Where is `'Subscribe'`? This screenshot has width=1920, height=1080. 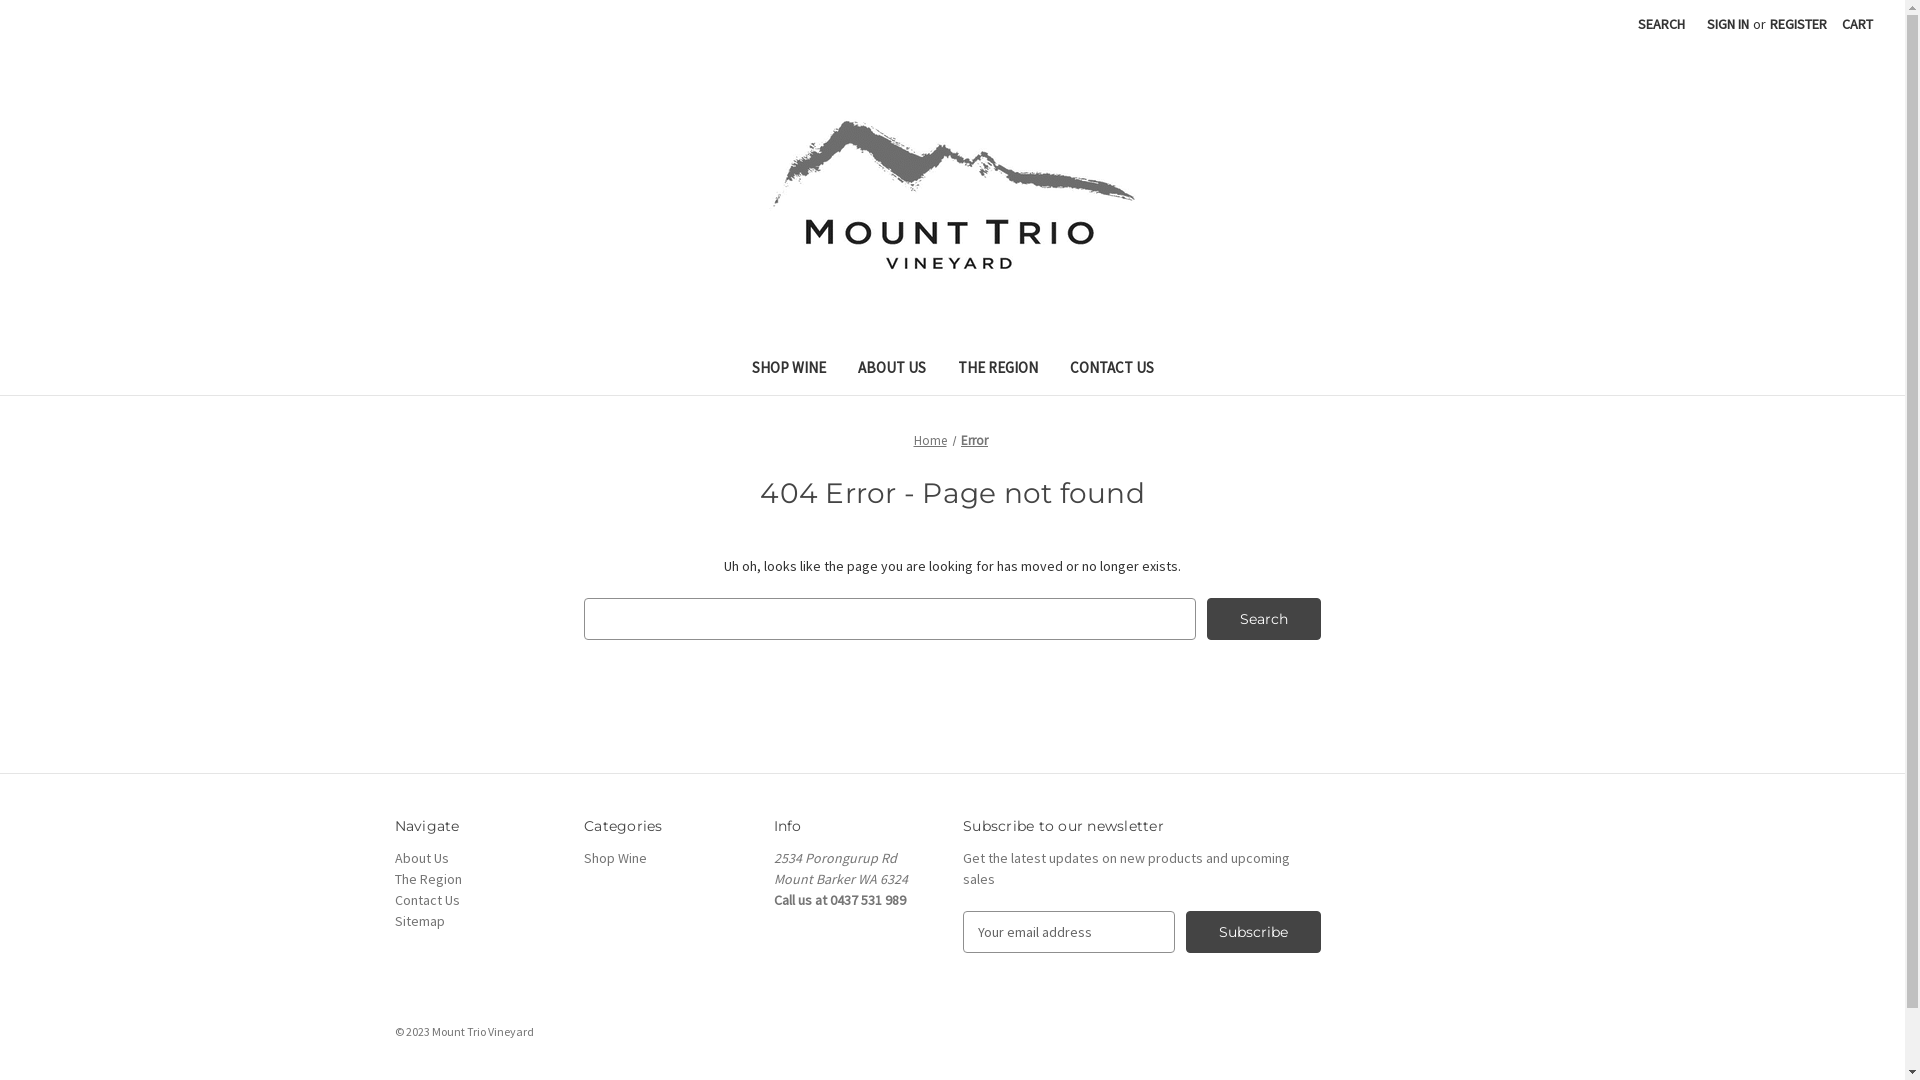
'Subscribe' is located at coordinates (1185, 932).